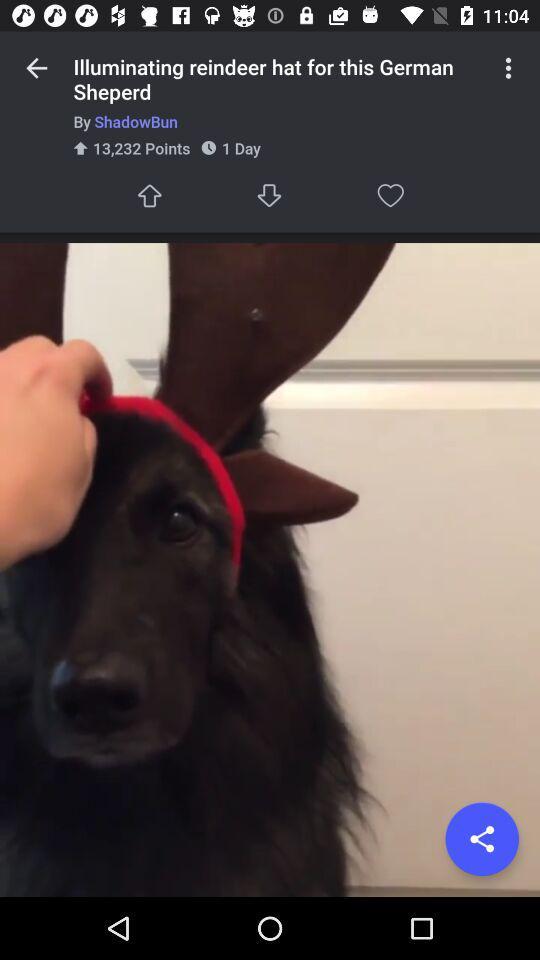  Describe the element at coordinates (148, 195) in the screenshot. I see `item below the 13,231 points item` at that location.